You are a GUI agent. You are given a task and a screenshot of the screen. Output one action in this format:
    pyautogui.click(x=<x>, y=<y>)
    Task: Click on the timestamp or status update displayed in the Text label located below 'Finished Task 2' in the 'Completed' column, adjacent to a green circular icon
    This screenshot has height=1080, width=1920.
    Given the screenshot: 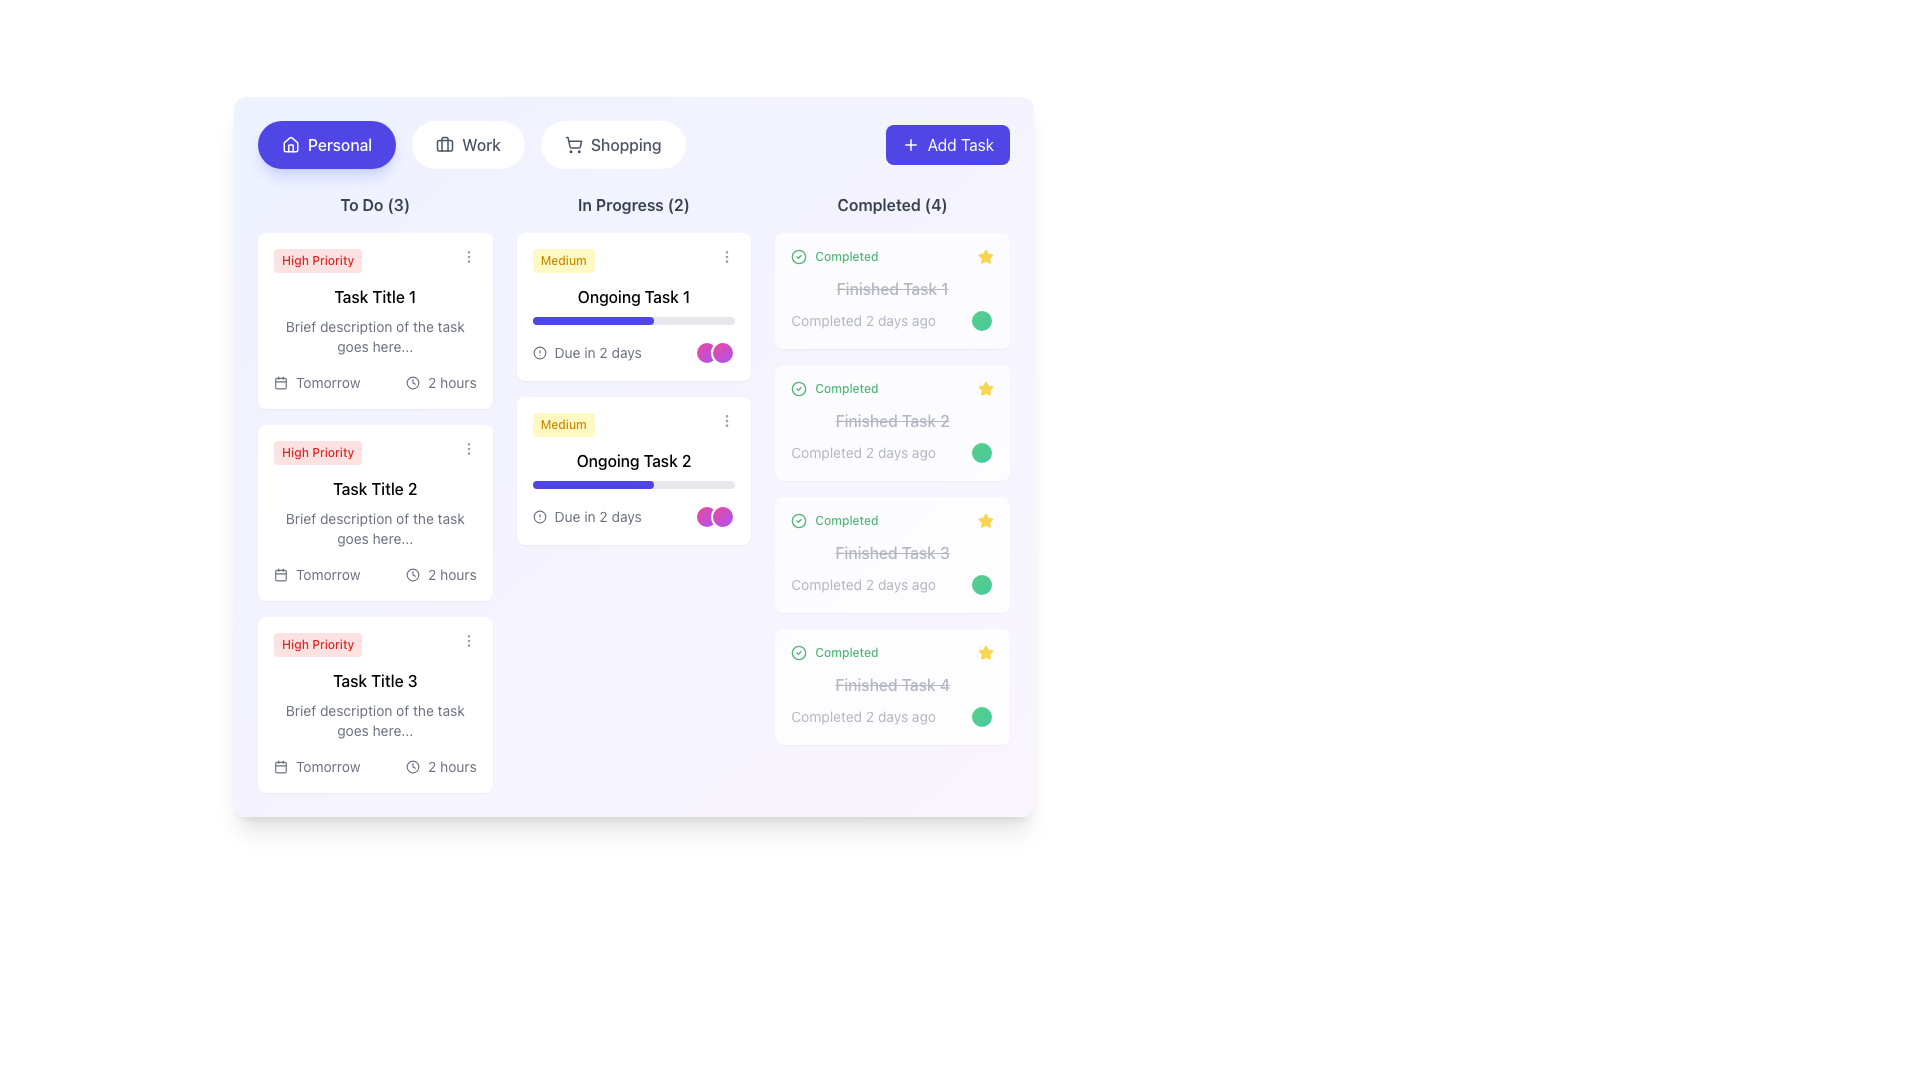 What is the action you would take?
    pyautogui.click(x=863, y=452)
    